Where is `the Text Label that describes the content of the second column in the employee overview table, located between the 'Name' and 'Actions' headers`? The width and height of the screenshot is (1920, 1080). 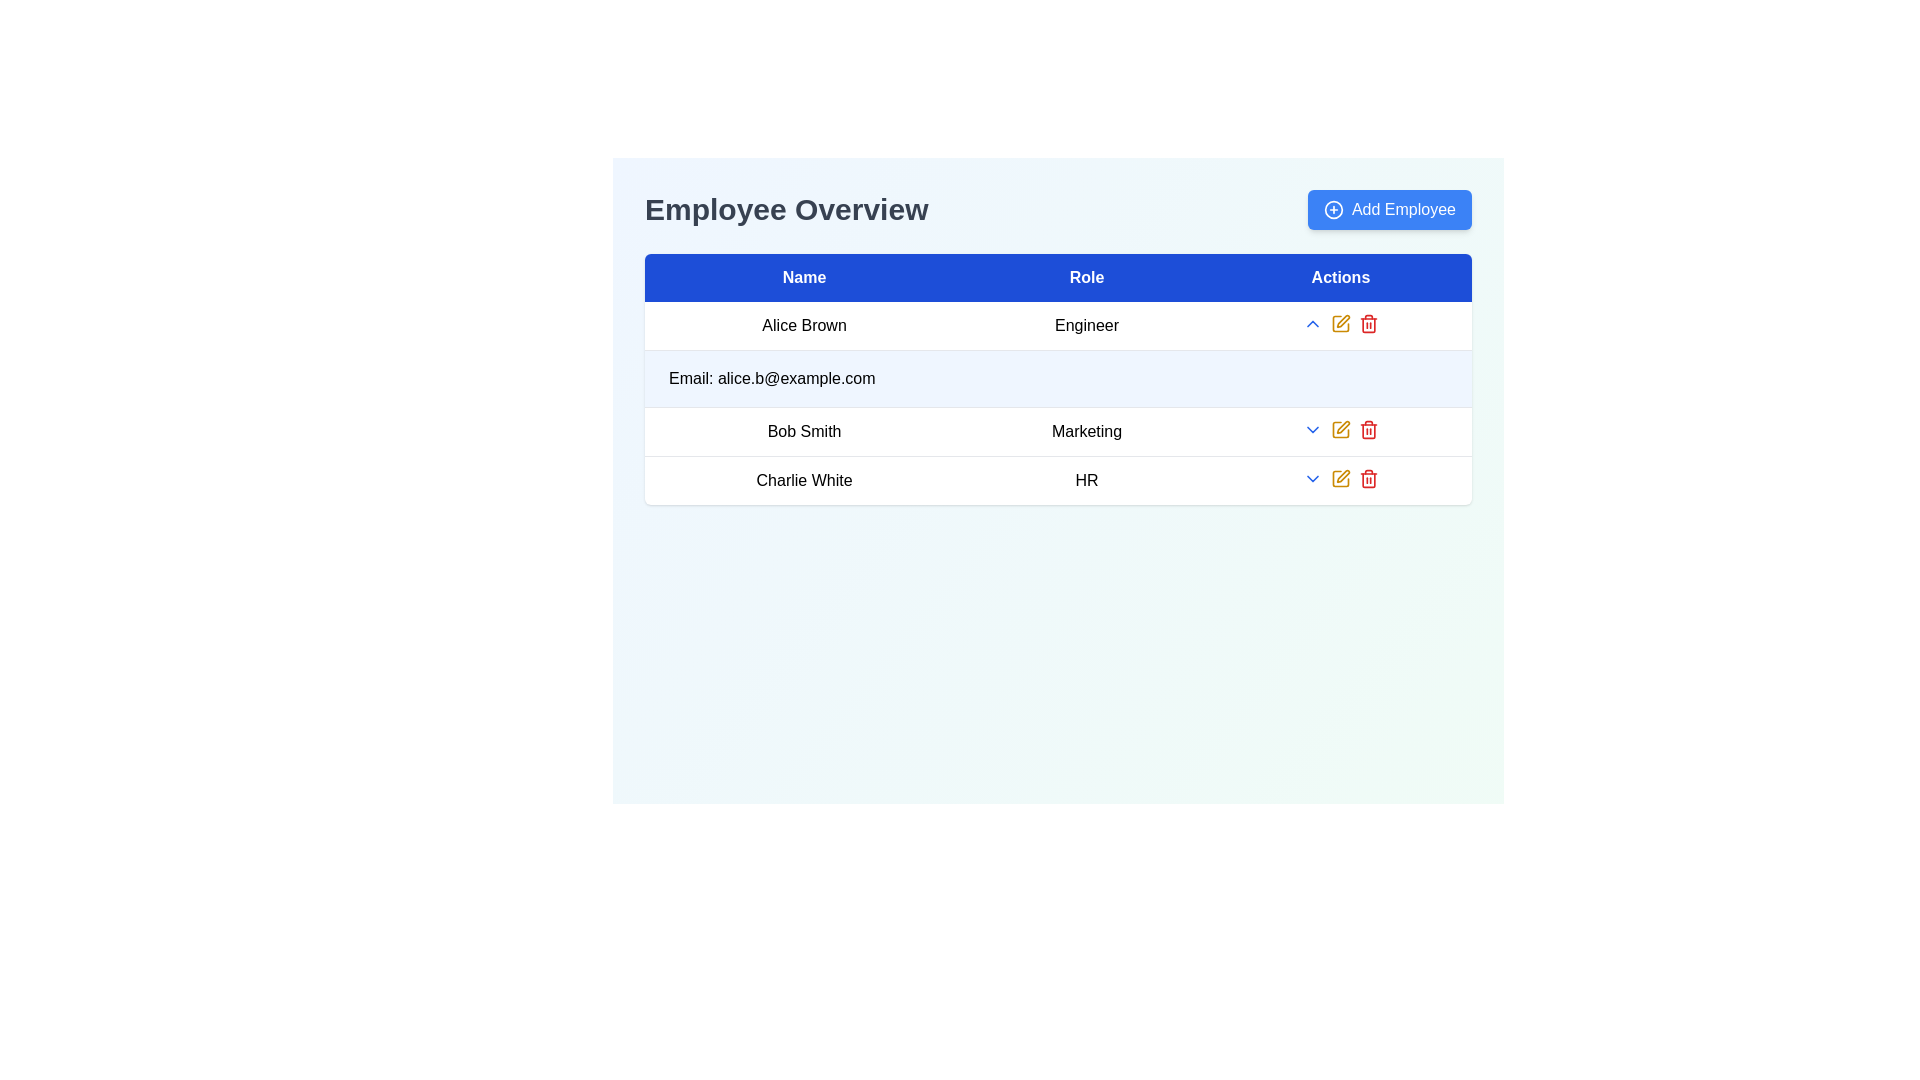 the Text Label that describes the content of the second column in the employee overview table, located between the 'Name' and 'Actions' headers is located at coordinates (1086, 277).